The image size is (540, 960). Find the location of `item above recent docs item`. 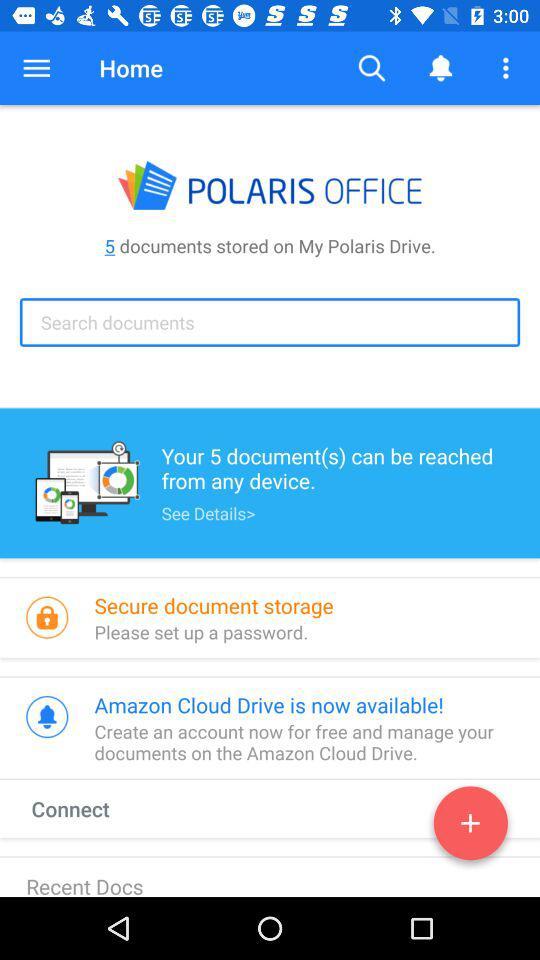

item above recent docs item is located at coordinates (88, 808).